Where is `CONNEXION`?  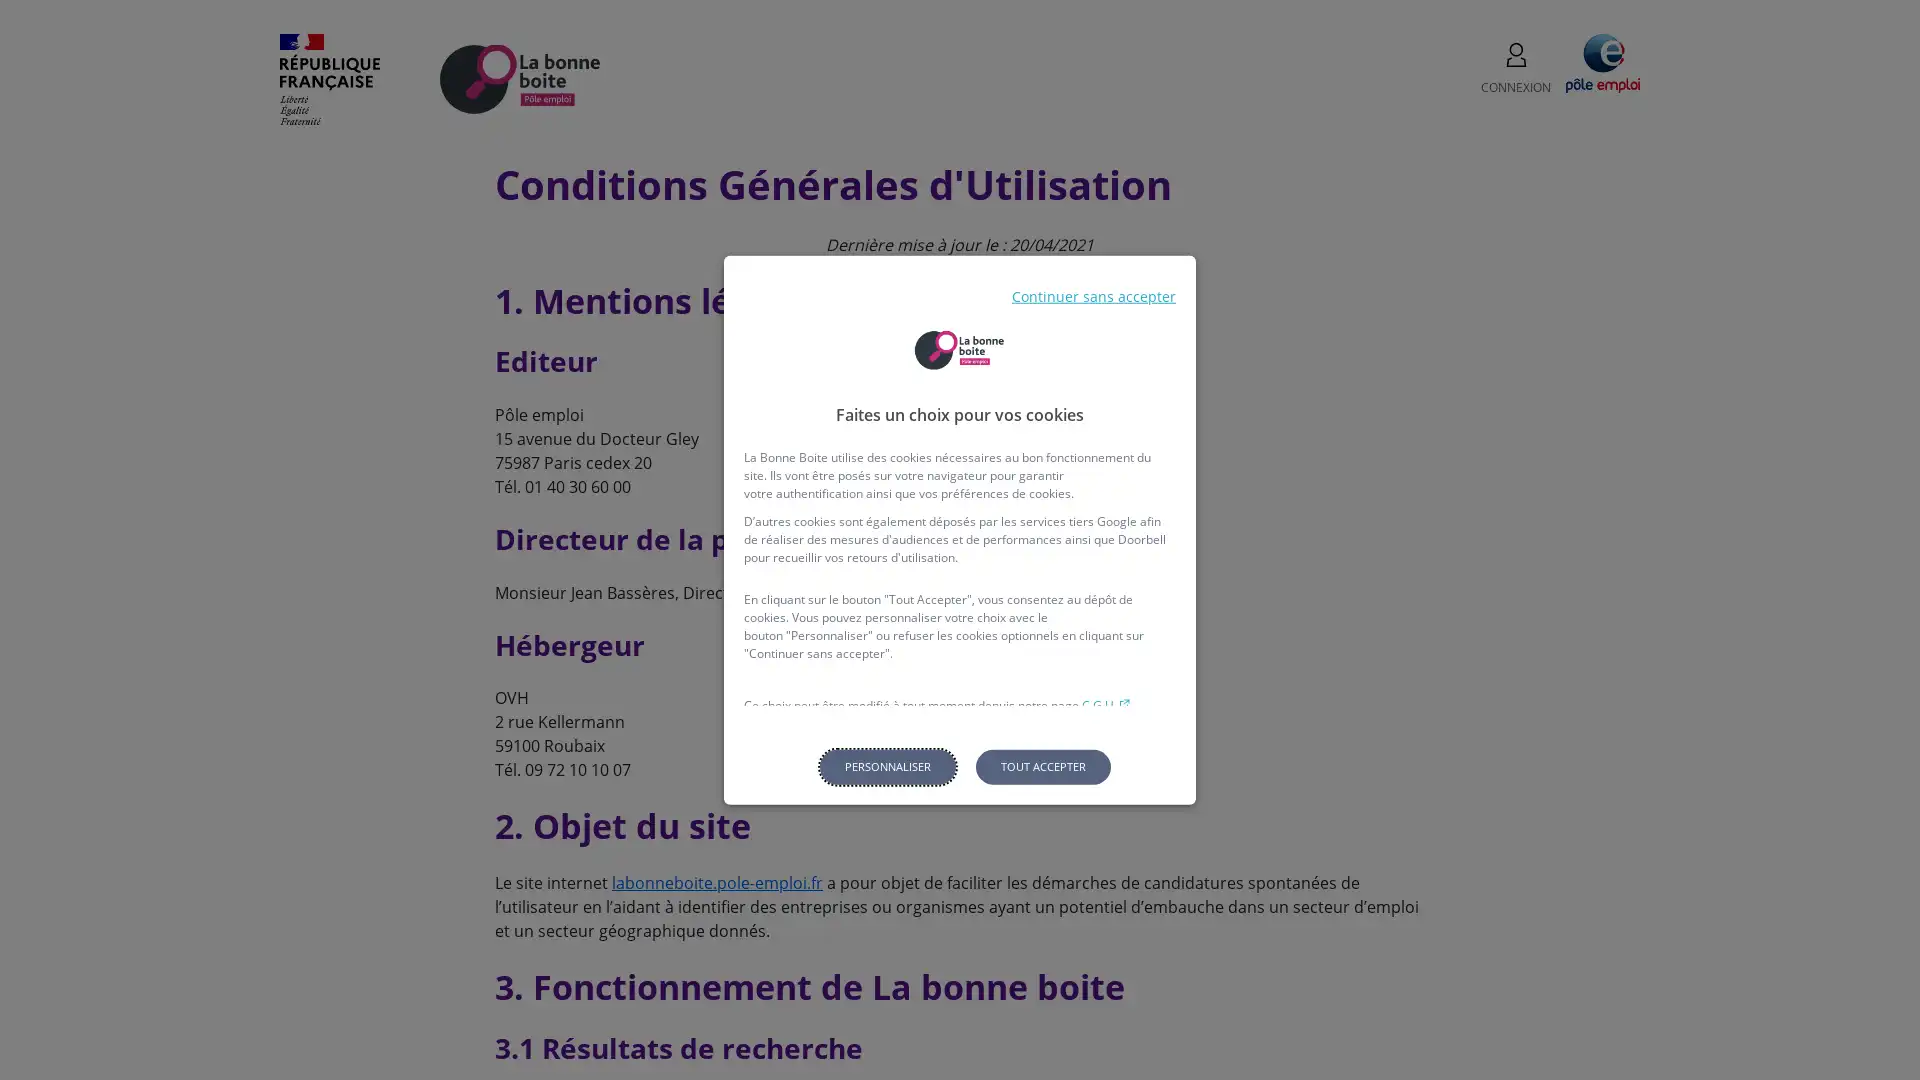
CONNEXION is located at coordinates (1516, 67).